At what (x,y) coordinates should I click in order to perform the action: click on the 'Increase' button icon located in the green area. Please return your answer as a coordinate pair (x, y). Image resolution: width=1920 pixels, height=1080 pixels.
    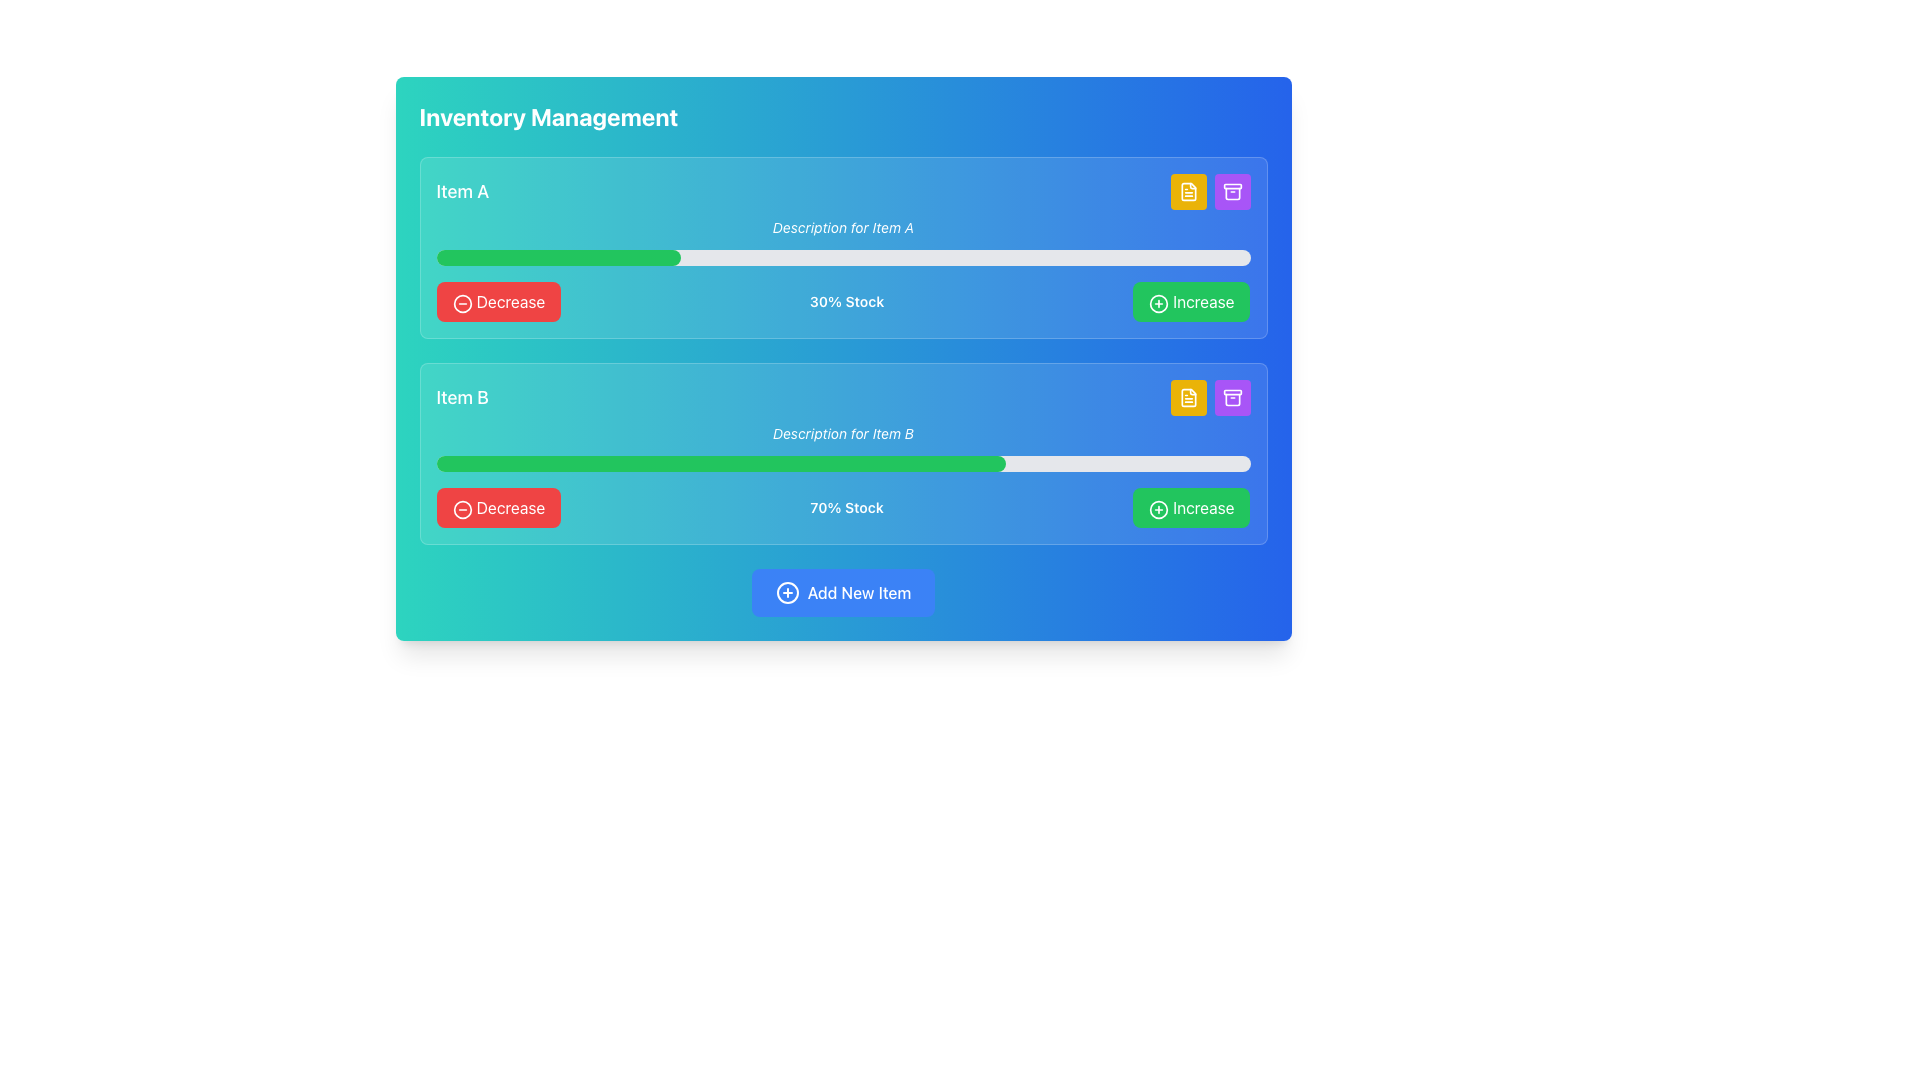
    Looking at the image, I should click on (1158, 303).